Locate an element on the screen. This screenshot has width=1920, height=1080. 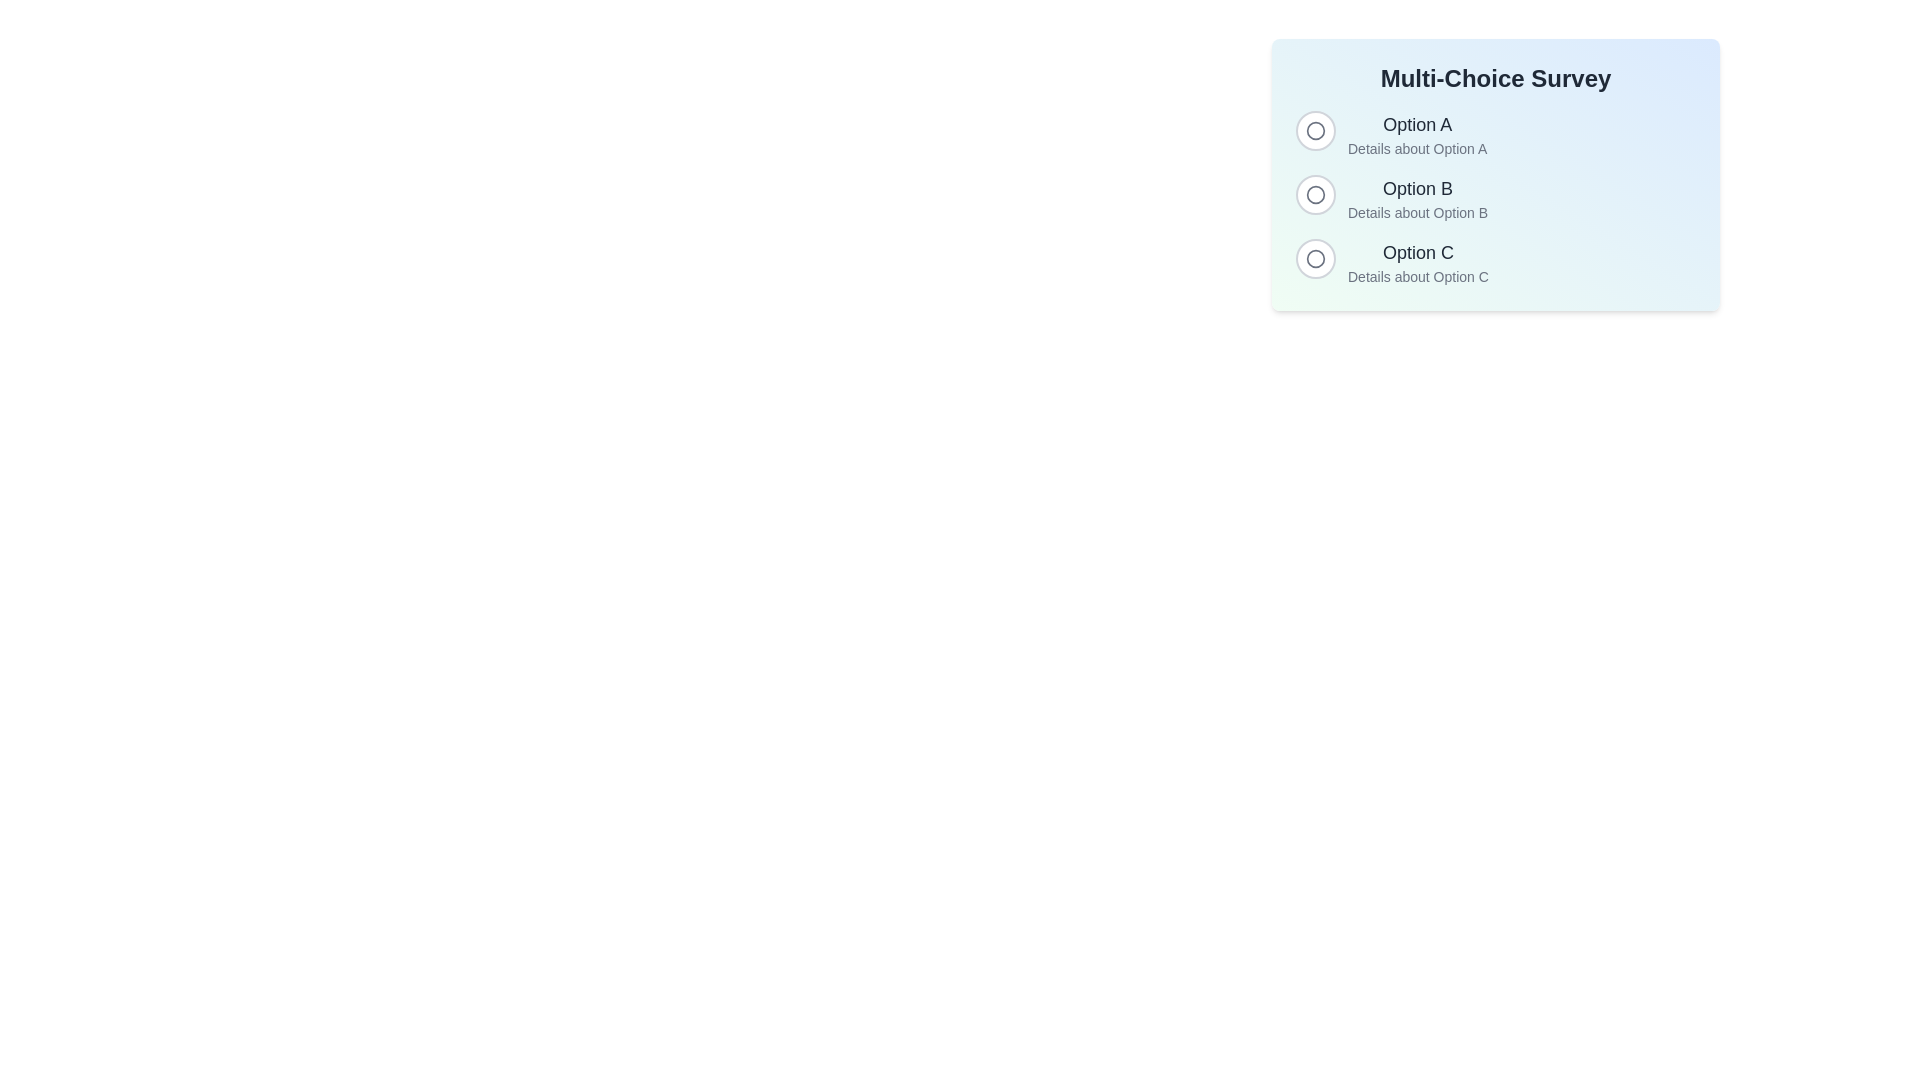
the 'Option B' radio button element for keyboard navigation is located at coordinates (1496, 199).